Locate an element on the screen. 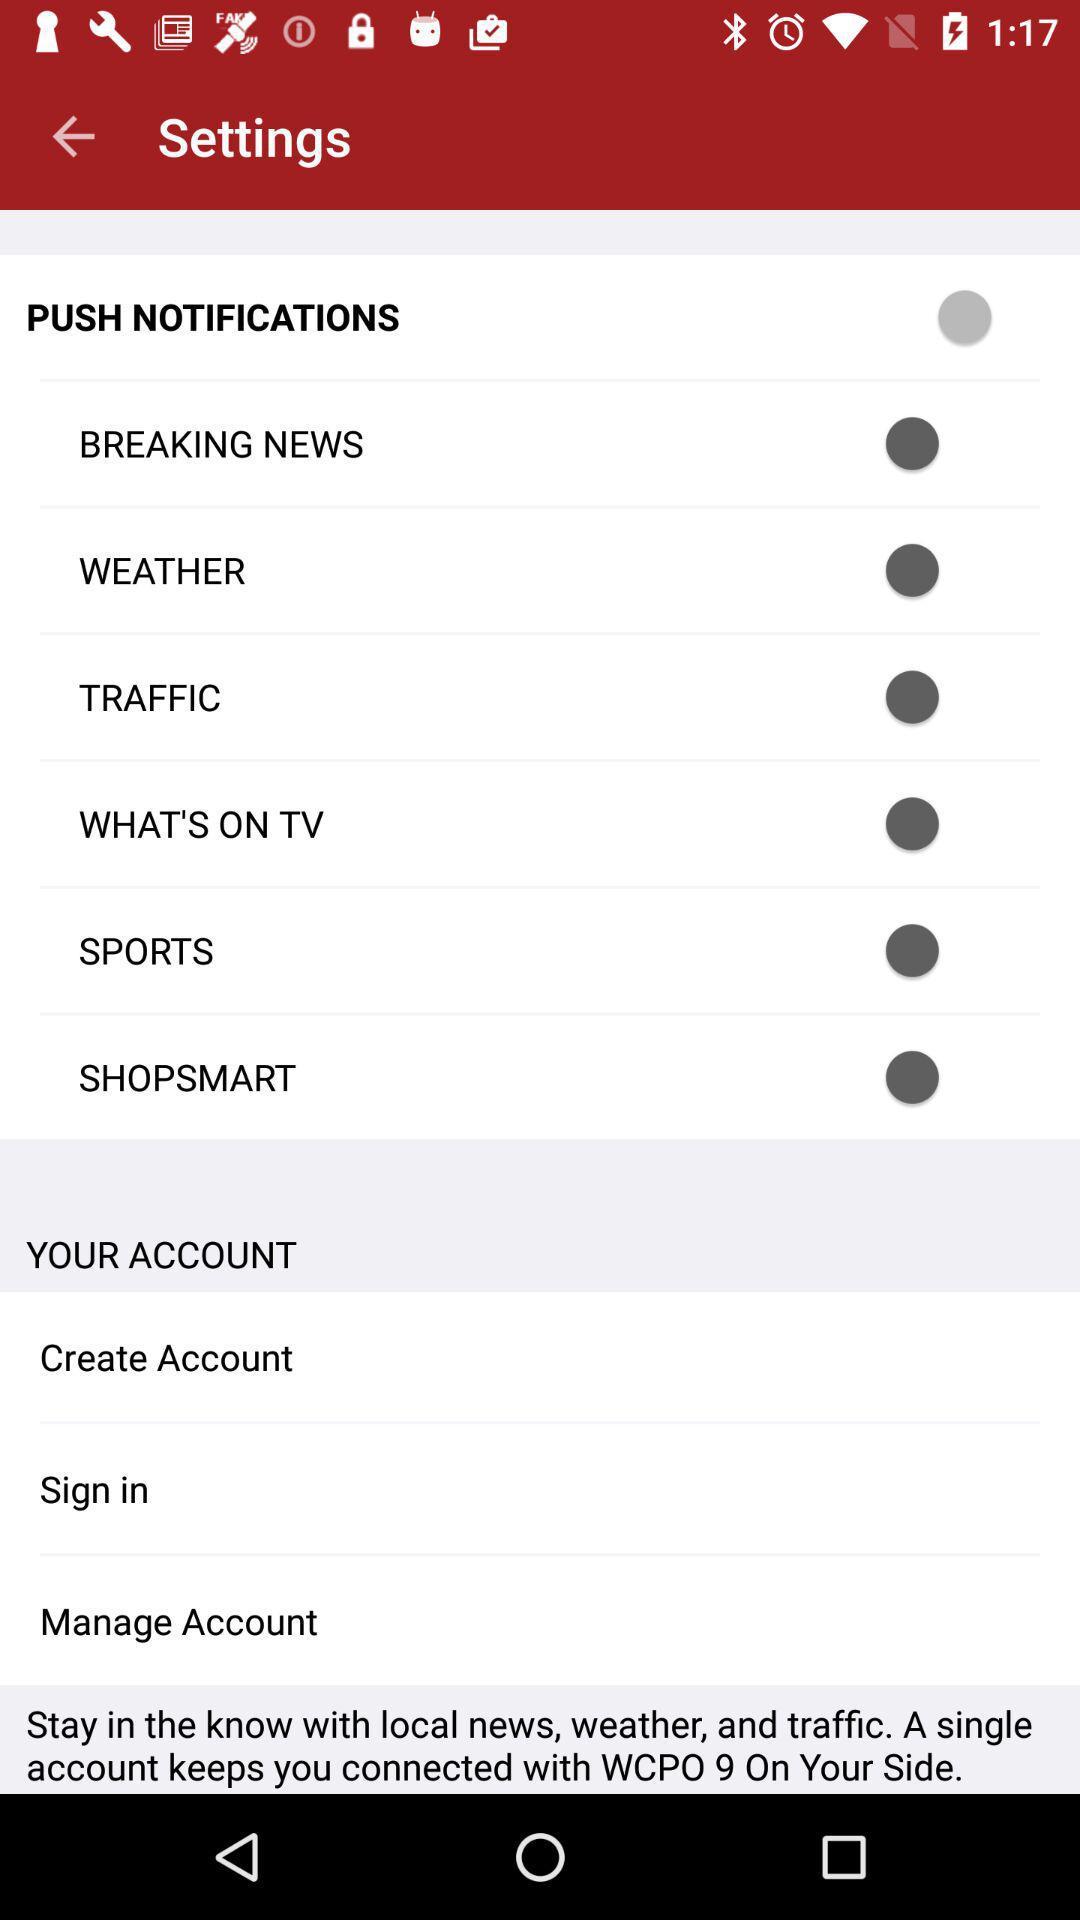 The height and width of the screenshot is (1920, 1080). sports notification is located at coordinates (938, 949).